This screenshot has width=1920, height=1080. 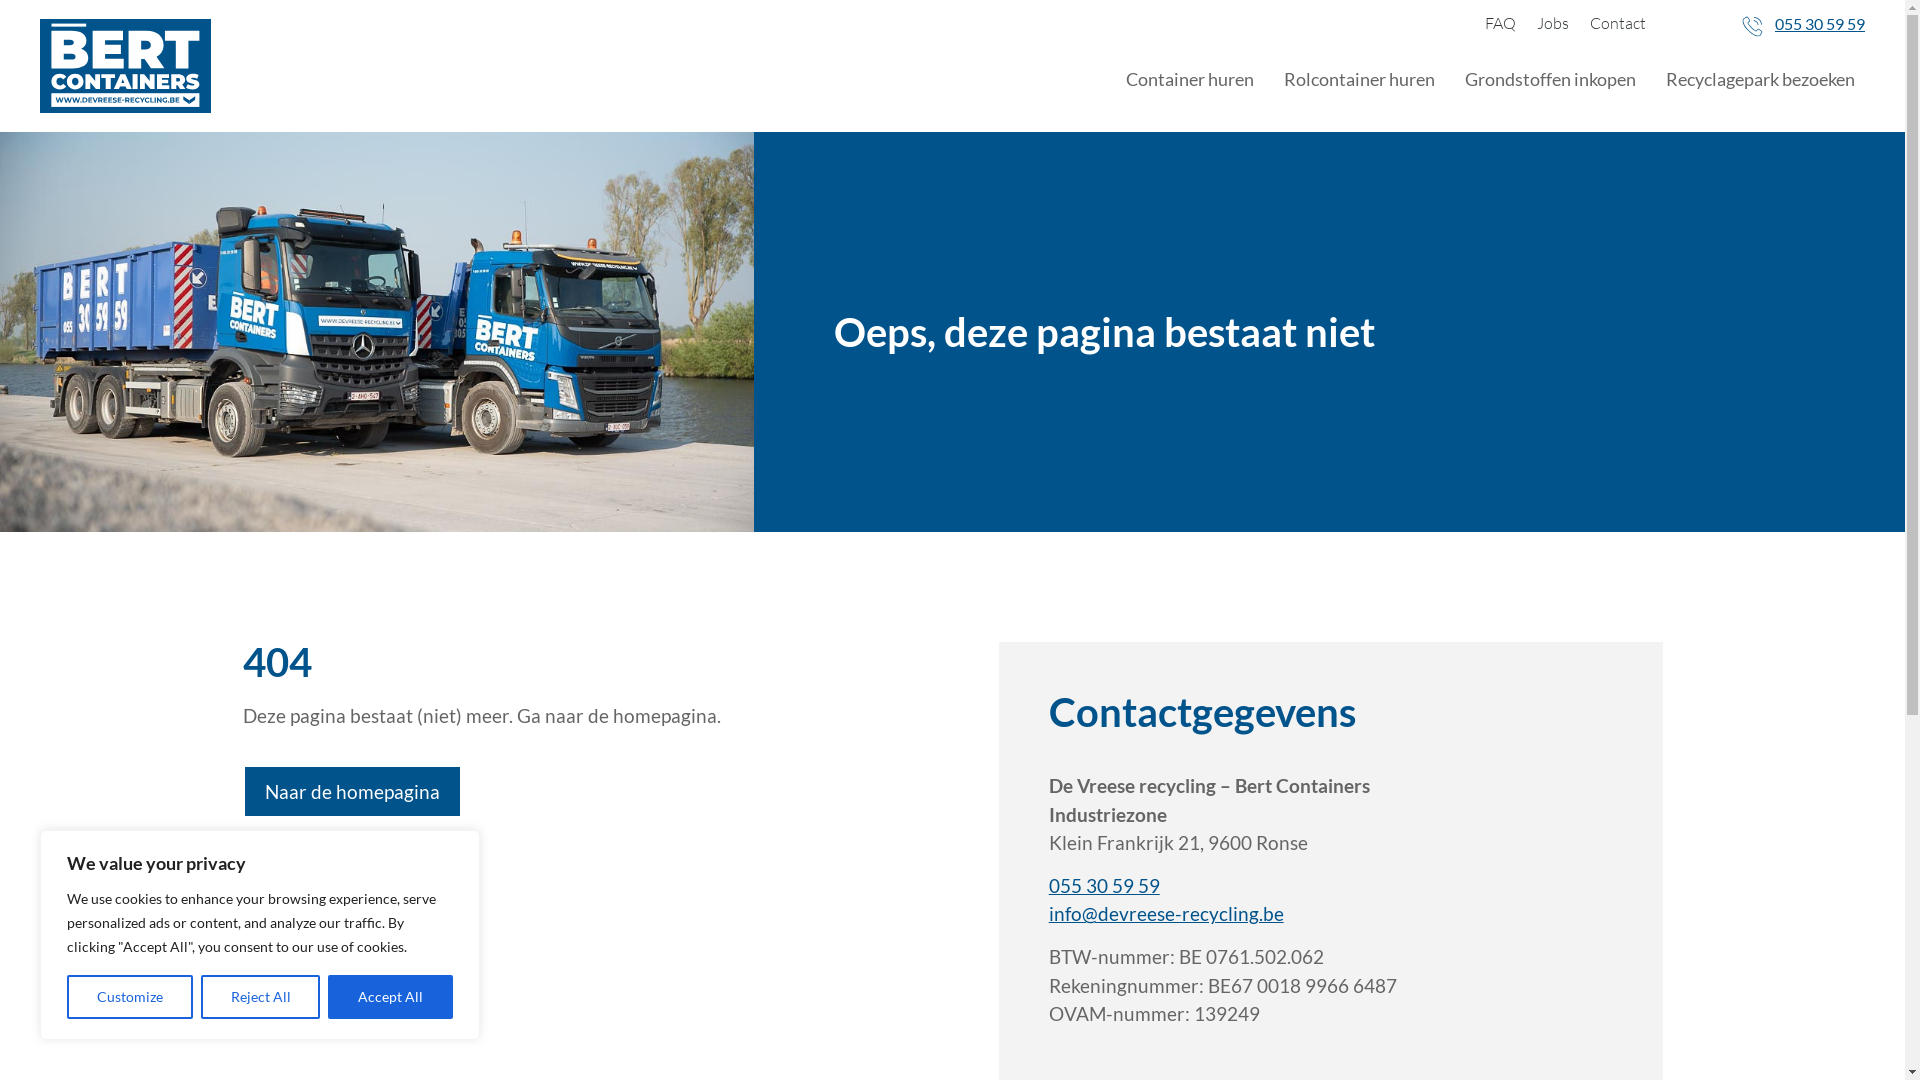 I want to click on 'Recyclagepark bezoeken', so click(x=1665, y=77).